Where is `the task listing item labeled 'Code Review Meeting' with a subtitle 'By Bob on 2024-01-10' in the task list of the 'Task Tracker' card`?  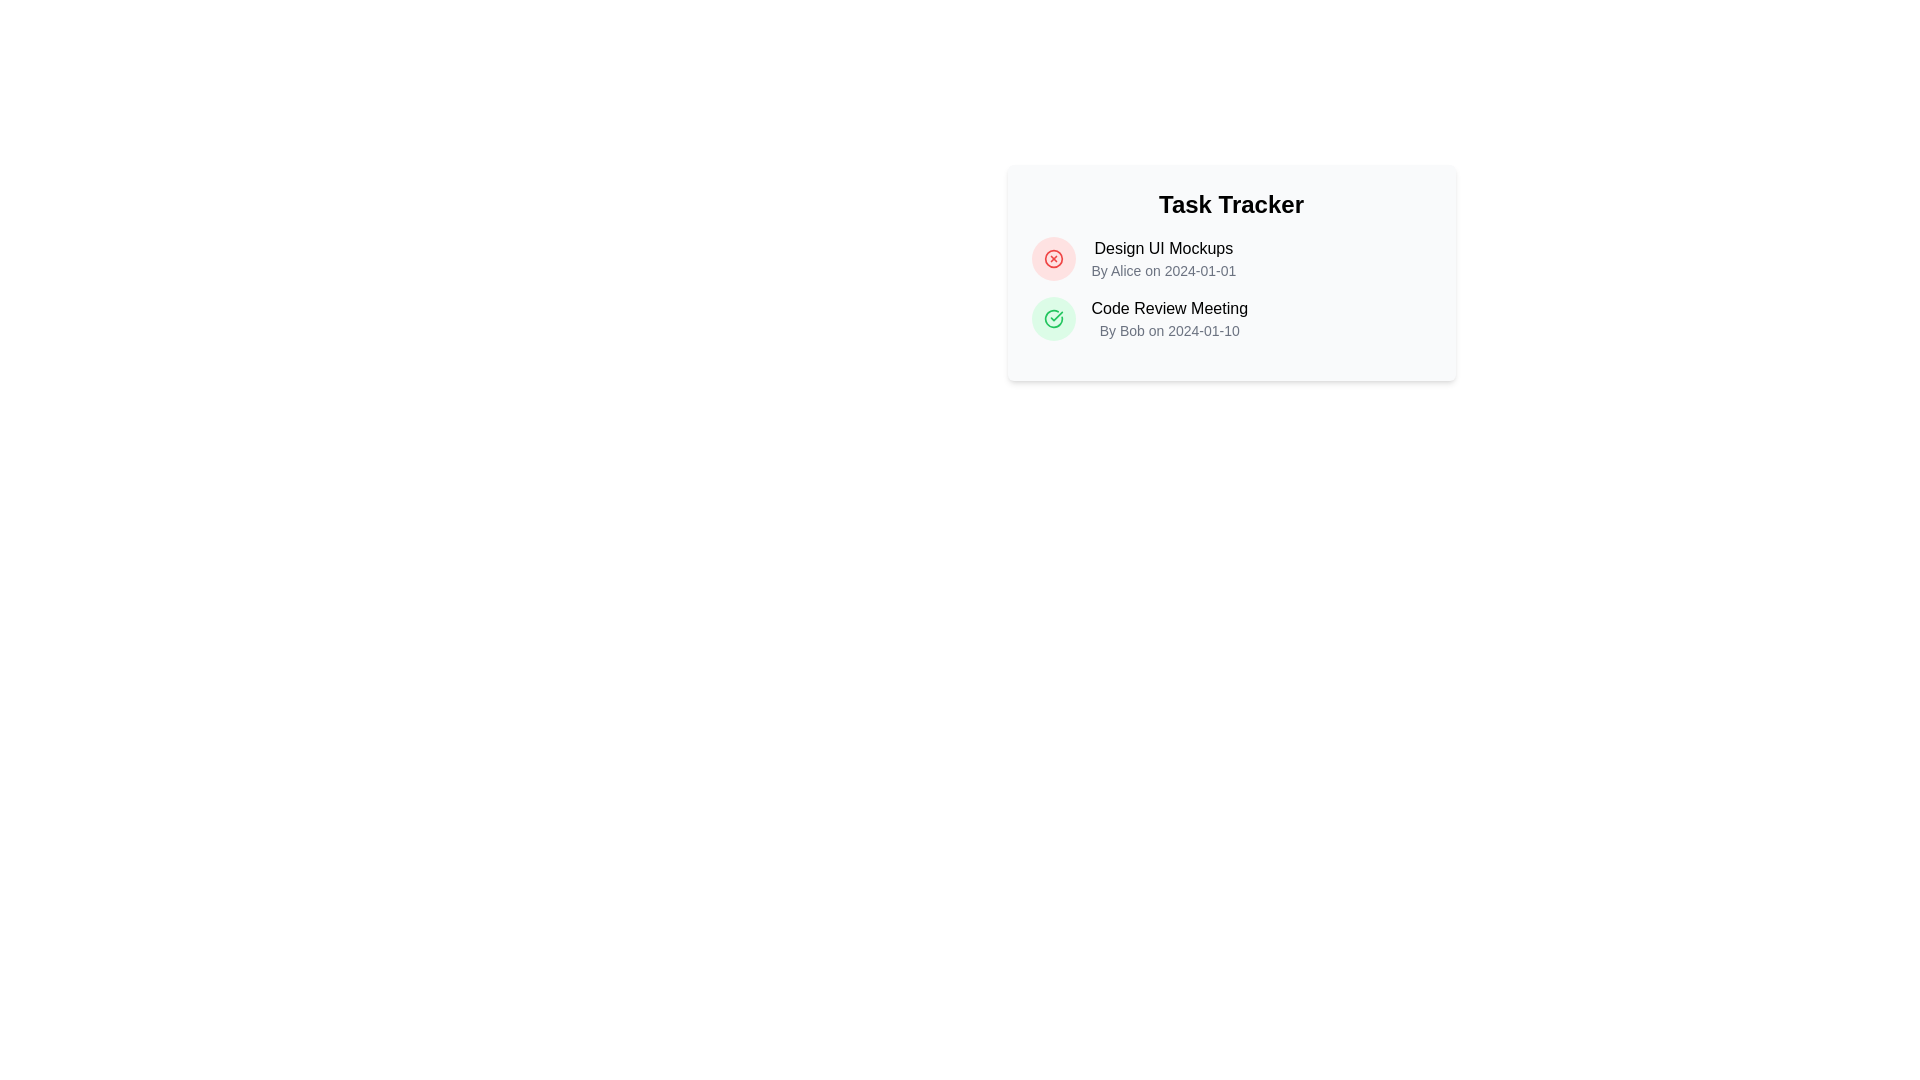
the task listing item labeled 'Code Review Meeting' with a subtitle 'By Bob on 2024-01-10' in the task list of the 'Task Tracker' card is located at coordinates (1230, 318).